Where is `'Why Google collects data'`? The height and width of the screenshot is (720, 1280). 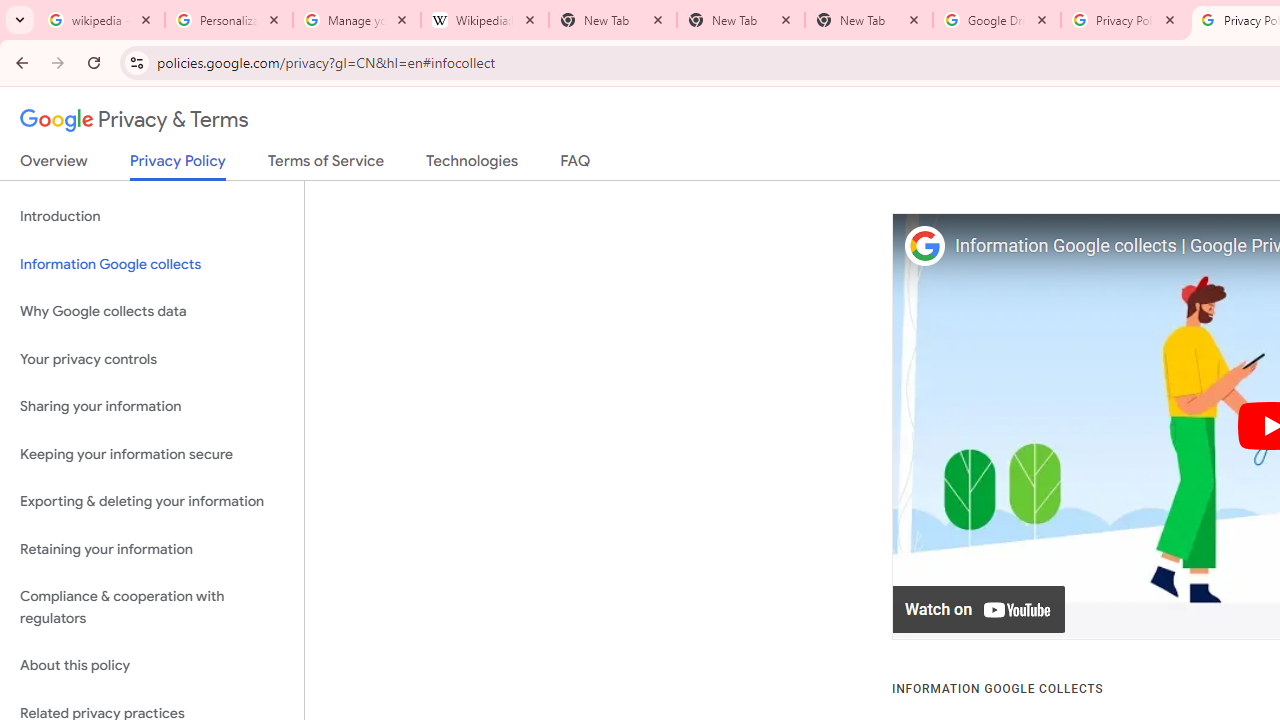
'Why Google collects data' is located at coordinates (151, 312).